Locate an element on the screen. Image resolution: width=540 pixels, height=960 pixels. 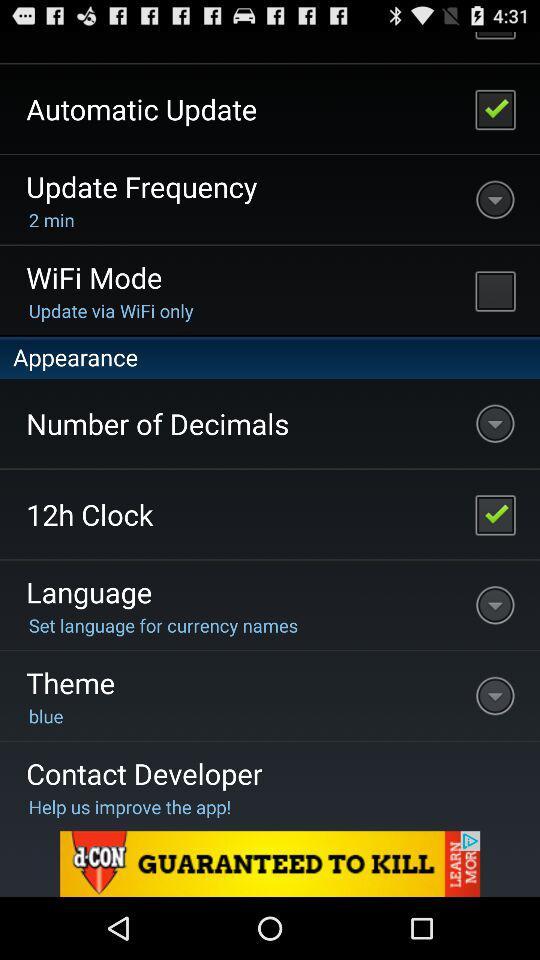
advertisement link is located at coordinates (270, 863).